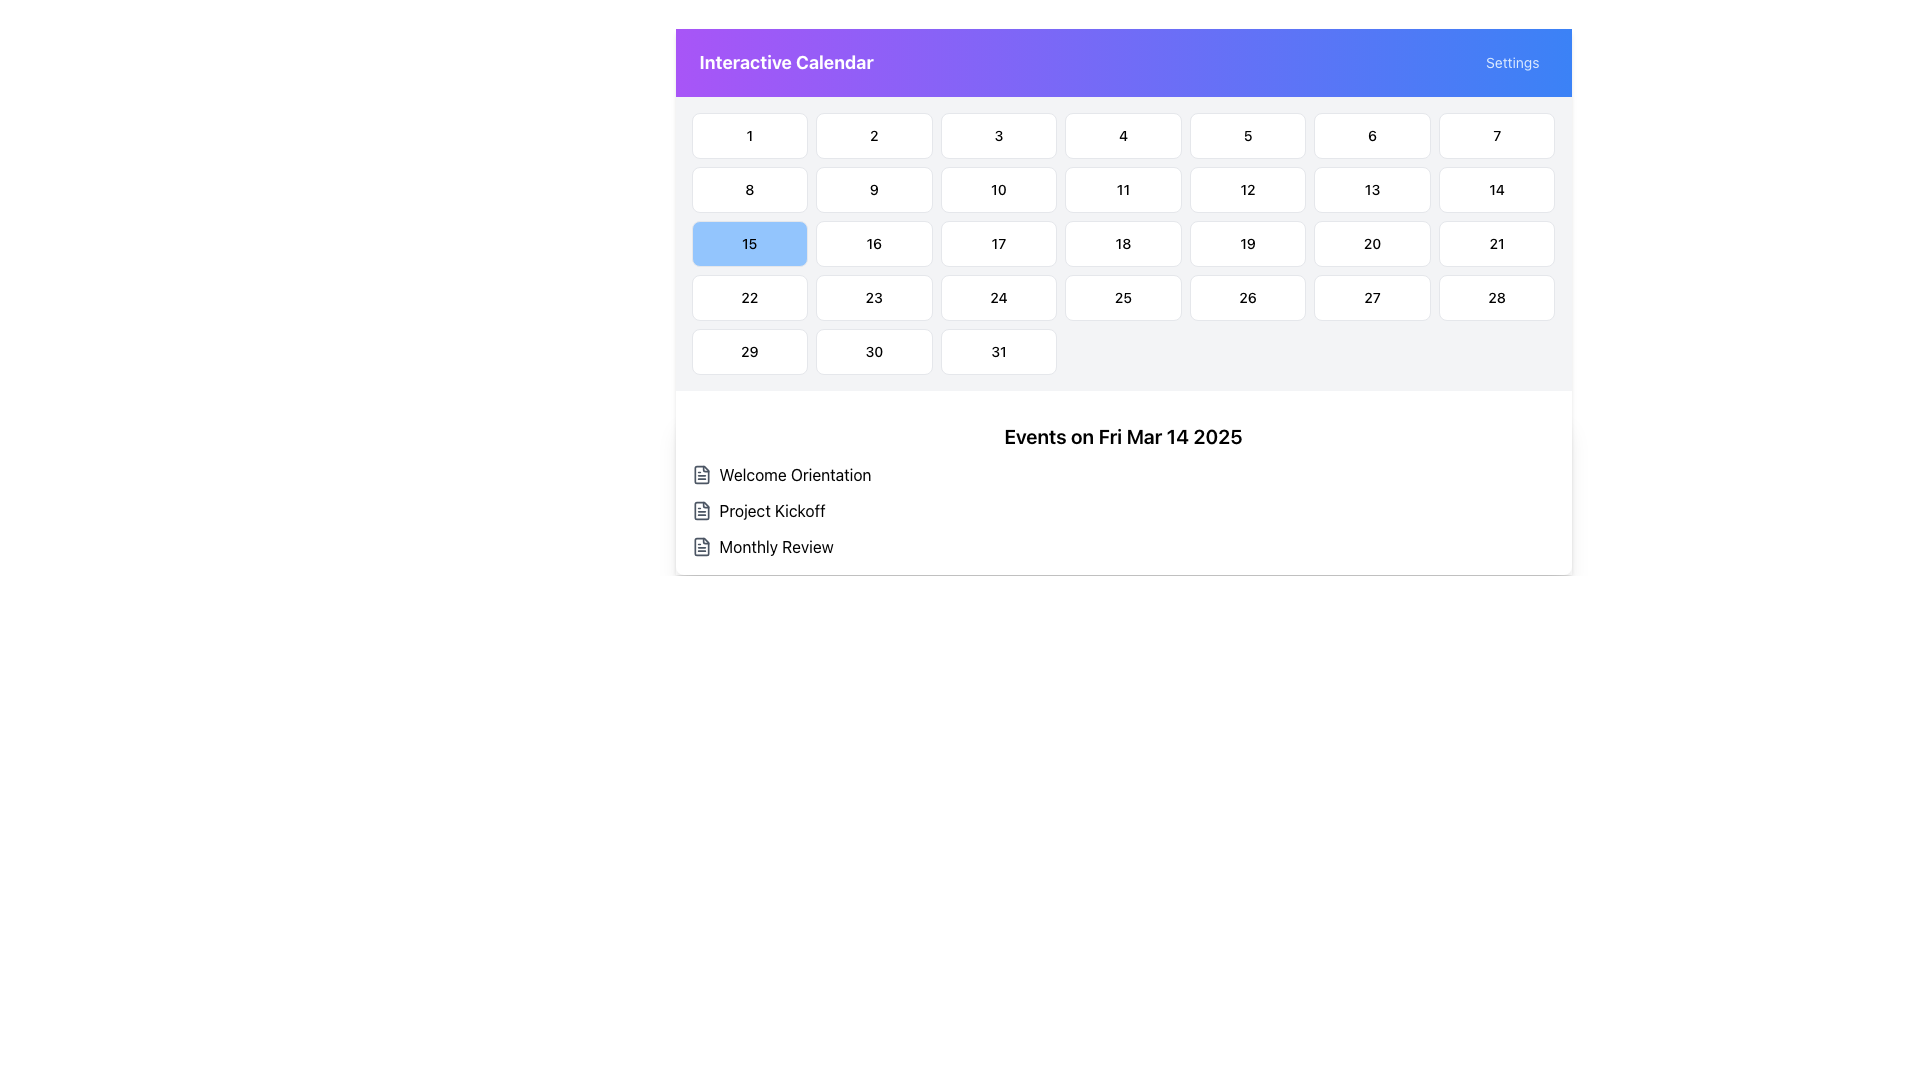 The width and height of the screenshot is (1920, 1080). Describe the element at coordinates (998, 297) in the screenshot. I see `the calendar day cell displaying the number '24', which is styled with a white background and rounded corners, located in the fourth row and fourth column of the calendar grid` at that location.